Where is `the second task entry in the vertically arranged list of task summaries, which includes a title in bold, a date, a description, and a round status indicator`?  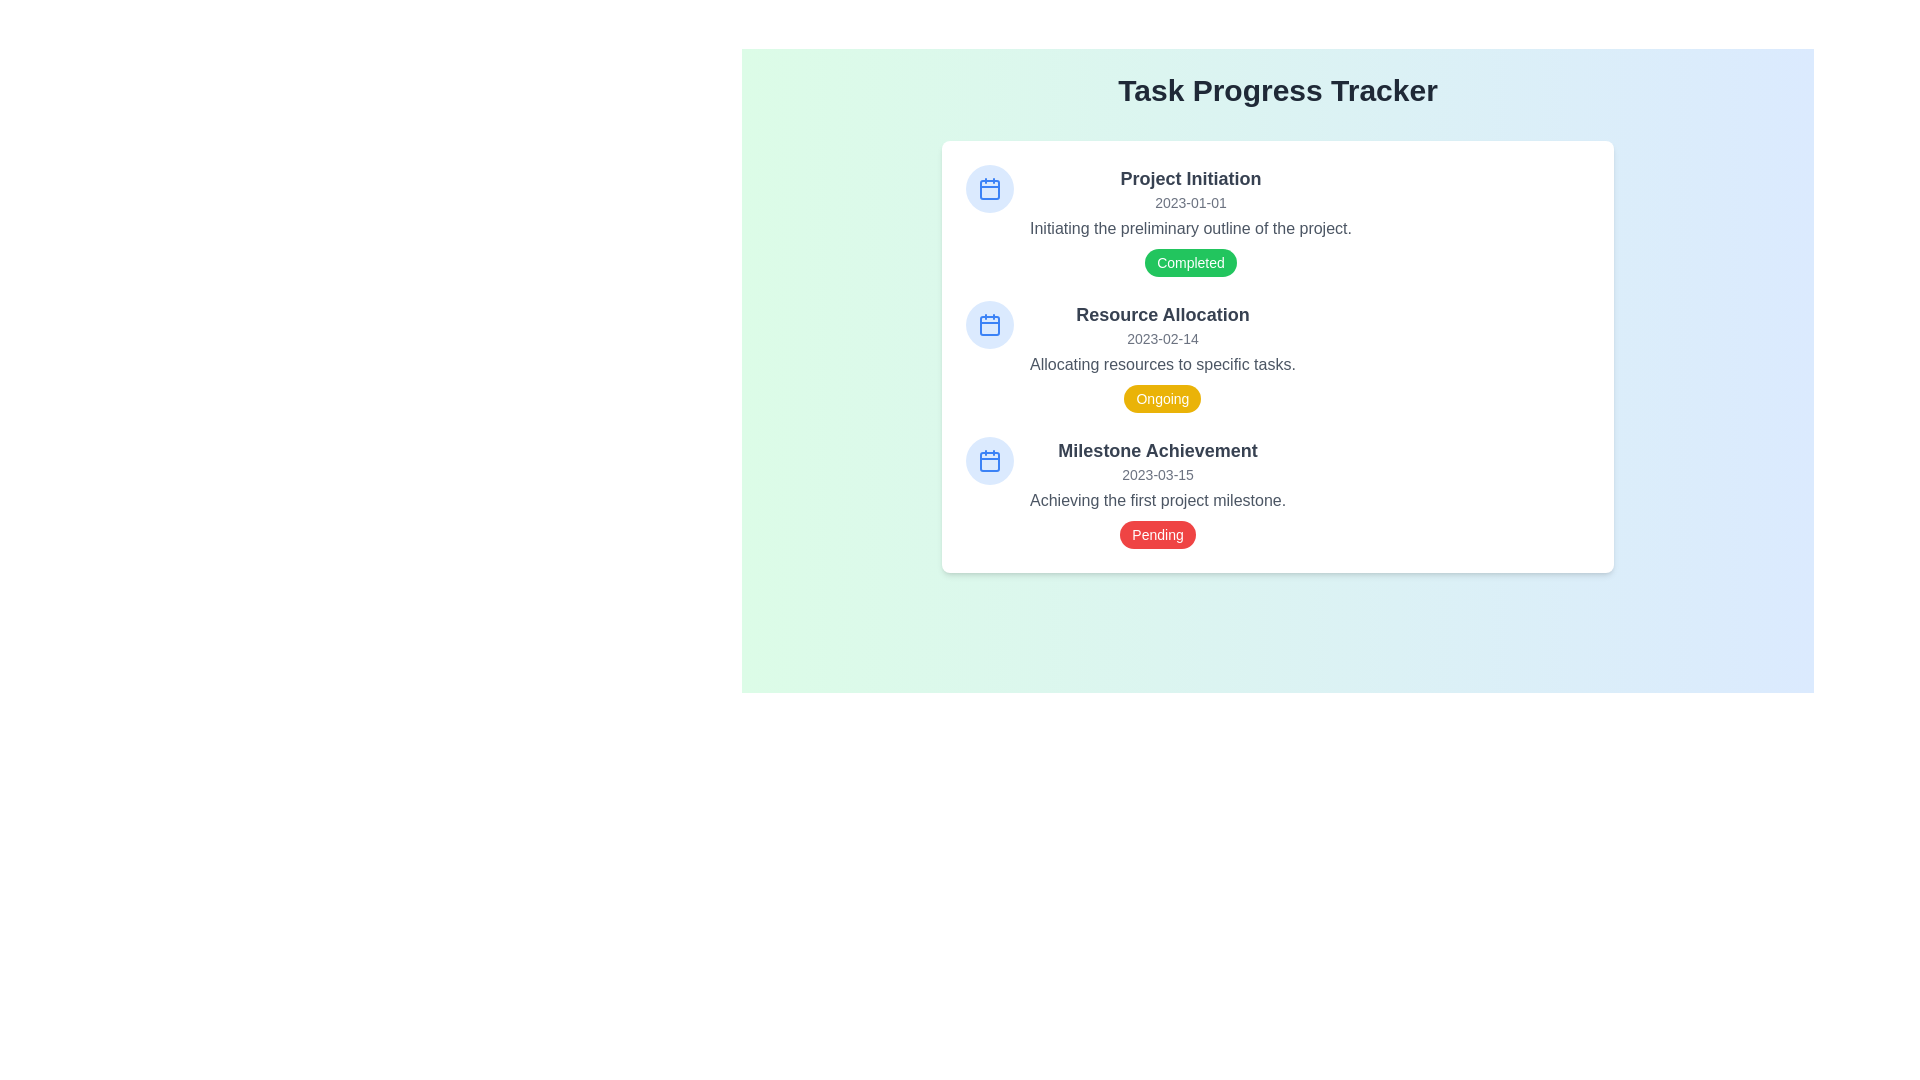 the second task entry in the vertically arranged list of task summaries, which includes a title in bold, a date, a description, and a round status indicator is located at coordinates (1276, 356).